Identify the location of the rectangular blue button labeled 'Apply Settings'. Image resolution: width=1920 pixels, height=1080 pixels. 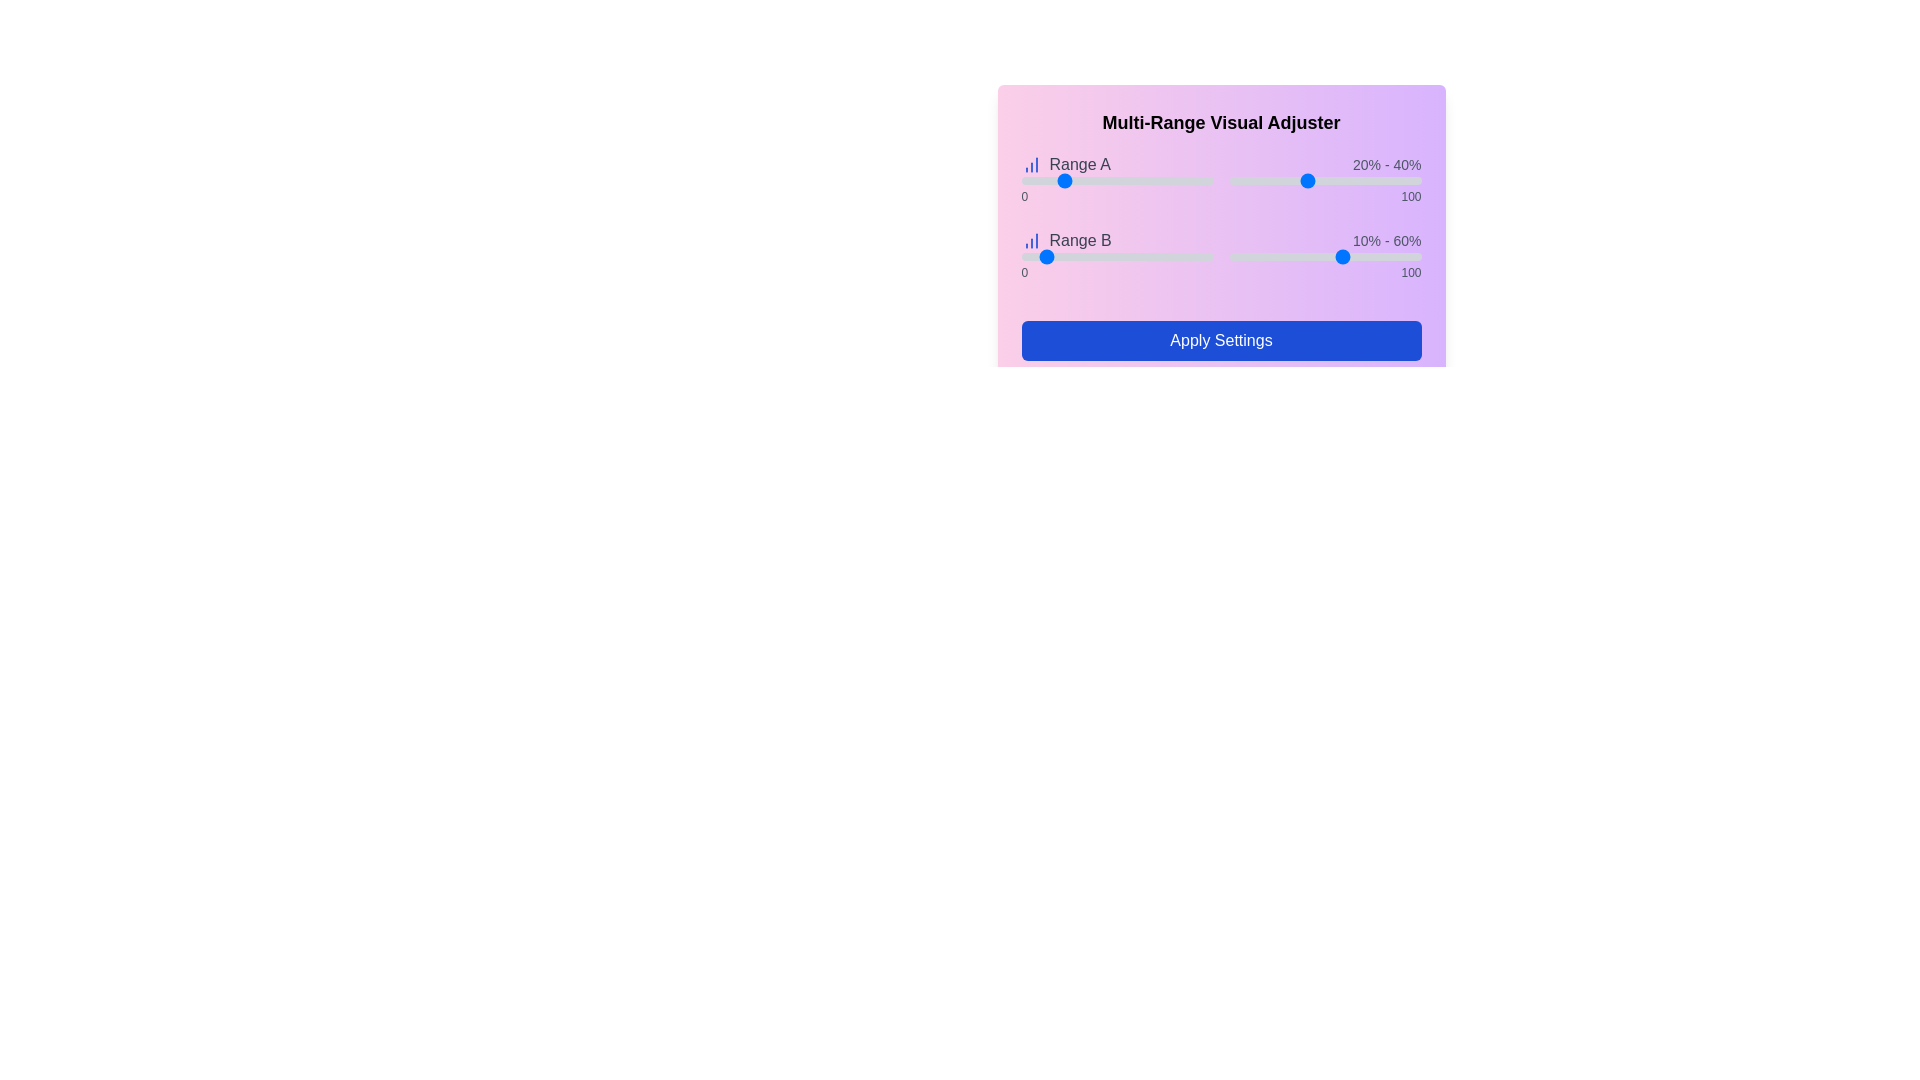
(1220, 339).